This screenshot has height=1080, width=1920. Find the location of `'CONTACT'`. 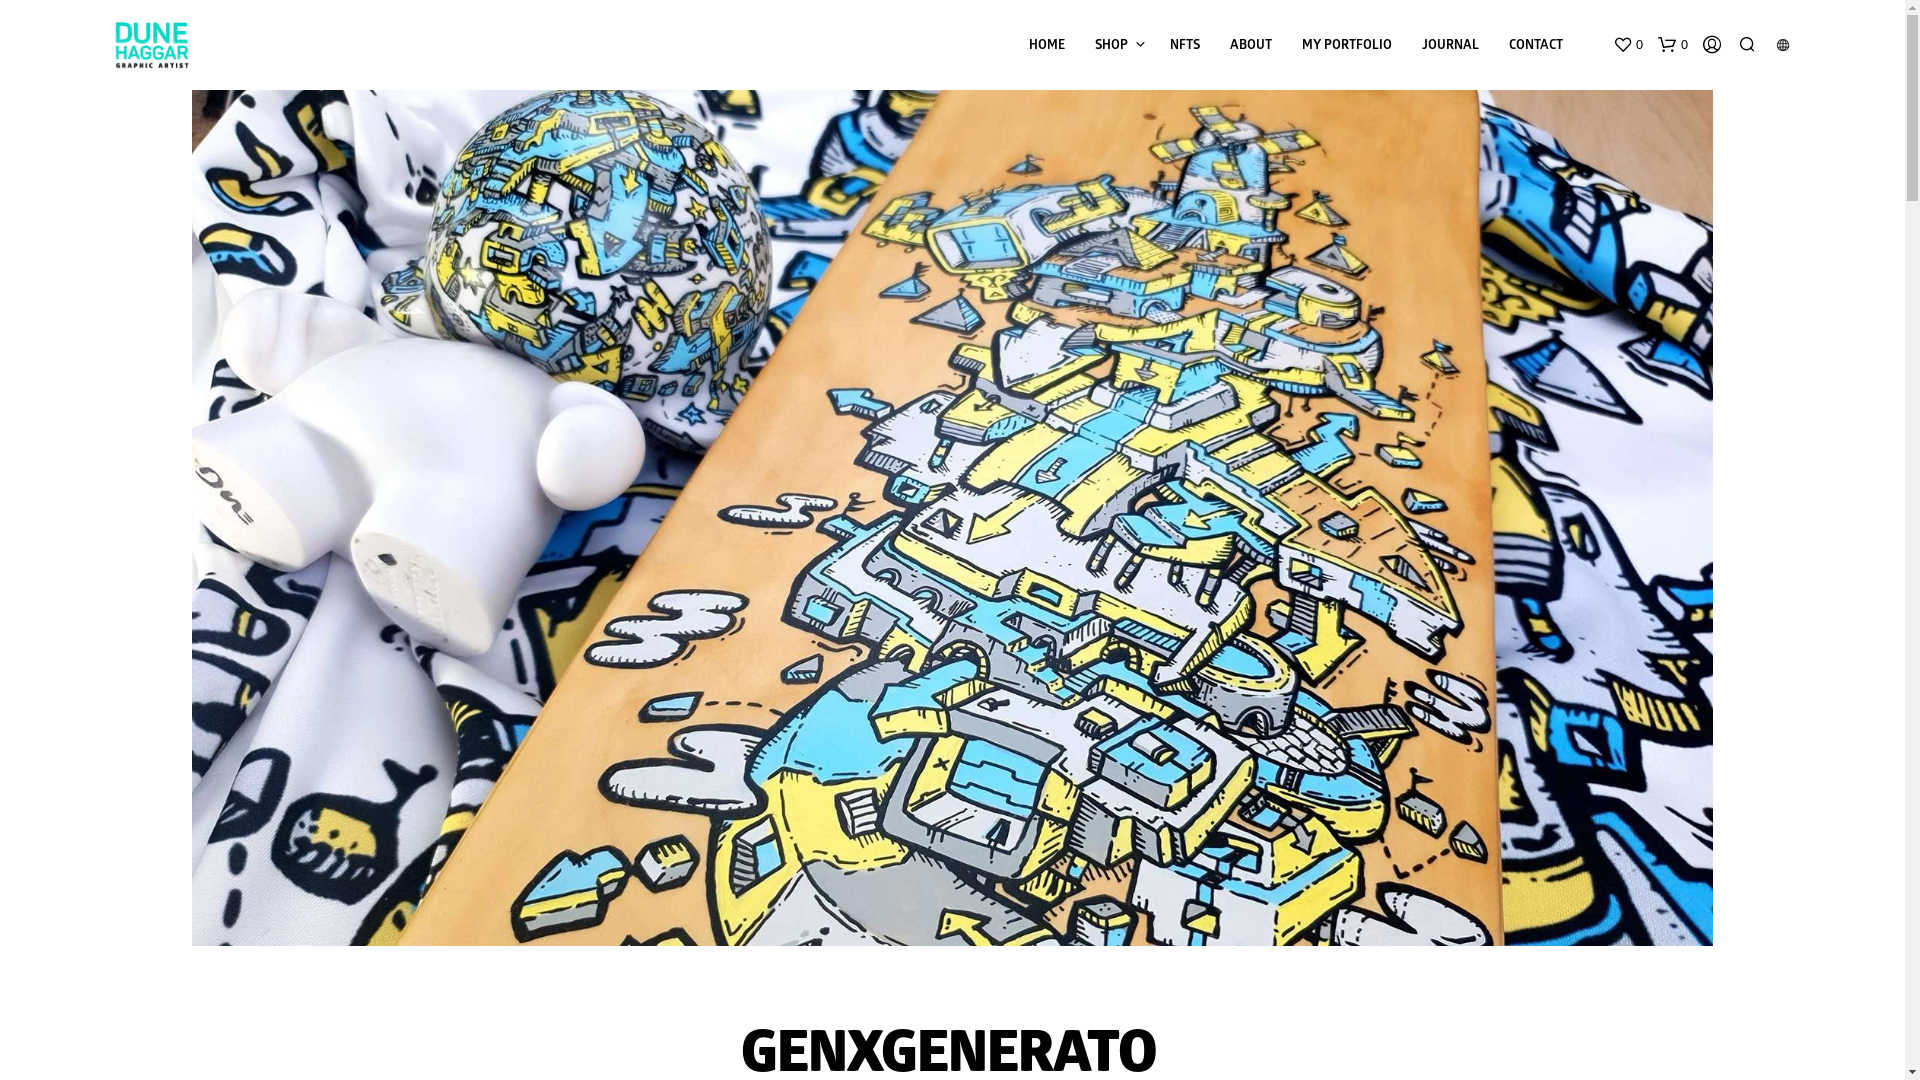

'CONTACT' is located at coordinates (1535, 45).